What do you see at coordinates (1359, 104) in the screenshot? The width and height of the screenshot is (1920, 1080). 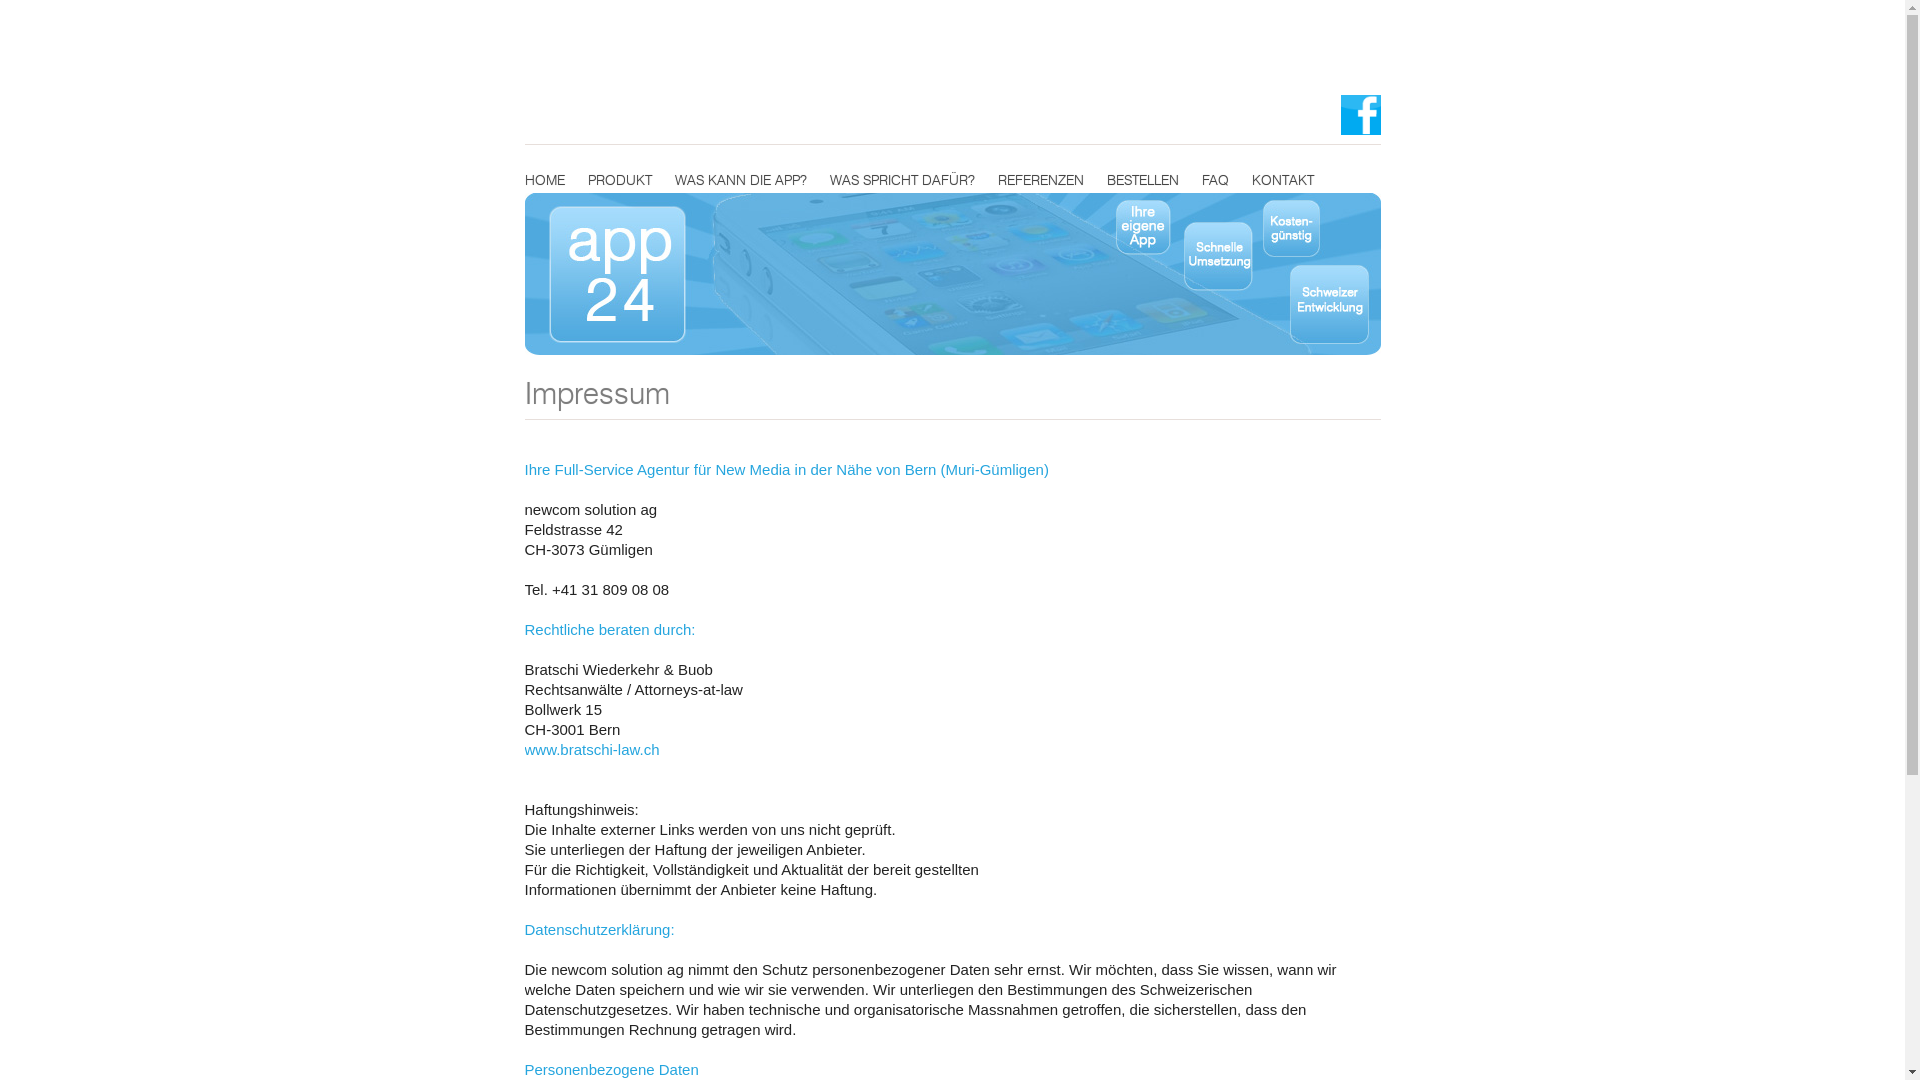 I see `'app24 auf Facebook'` at bounding box center [1359, 104].